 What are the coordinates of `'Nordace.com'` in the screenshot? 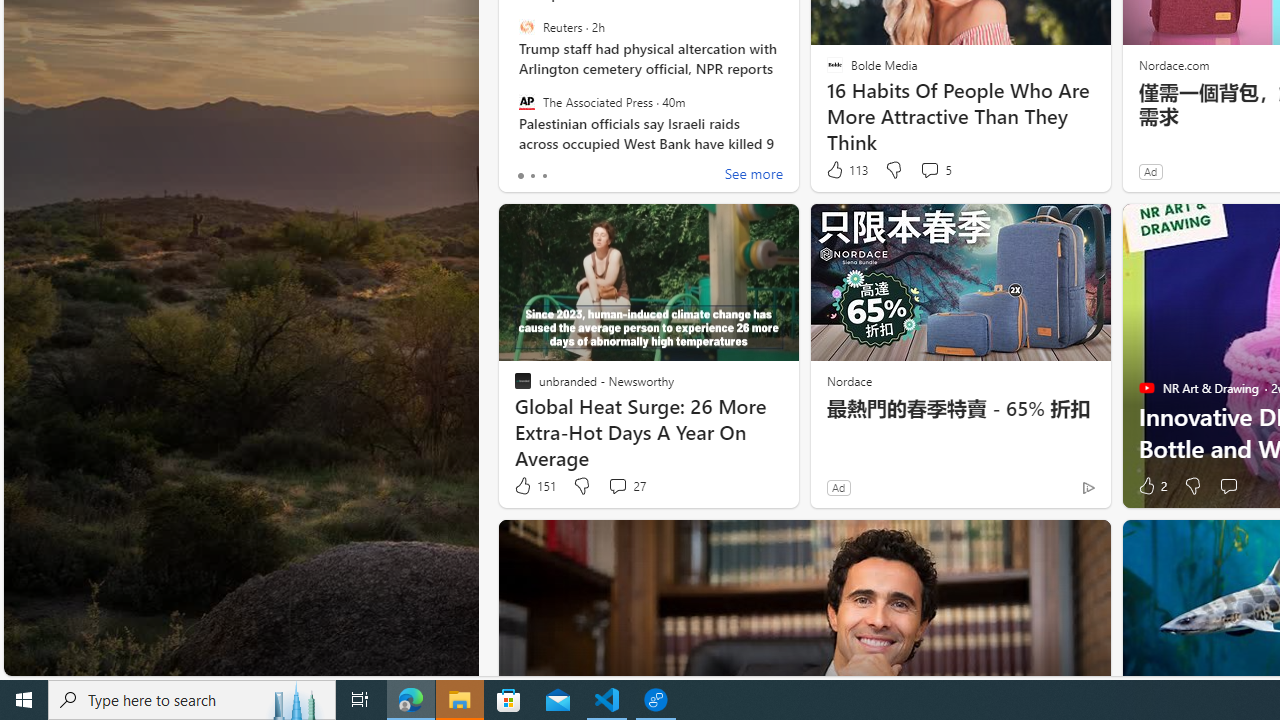 It's located at (1173, 63).